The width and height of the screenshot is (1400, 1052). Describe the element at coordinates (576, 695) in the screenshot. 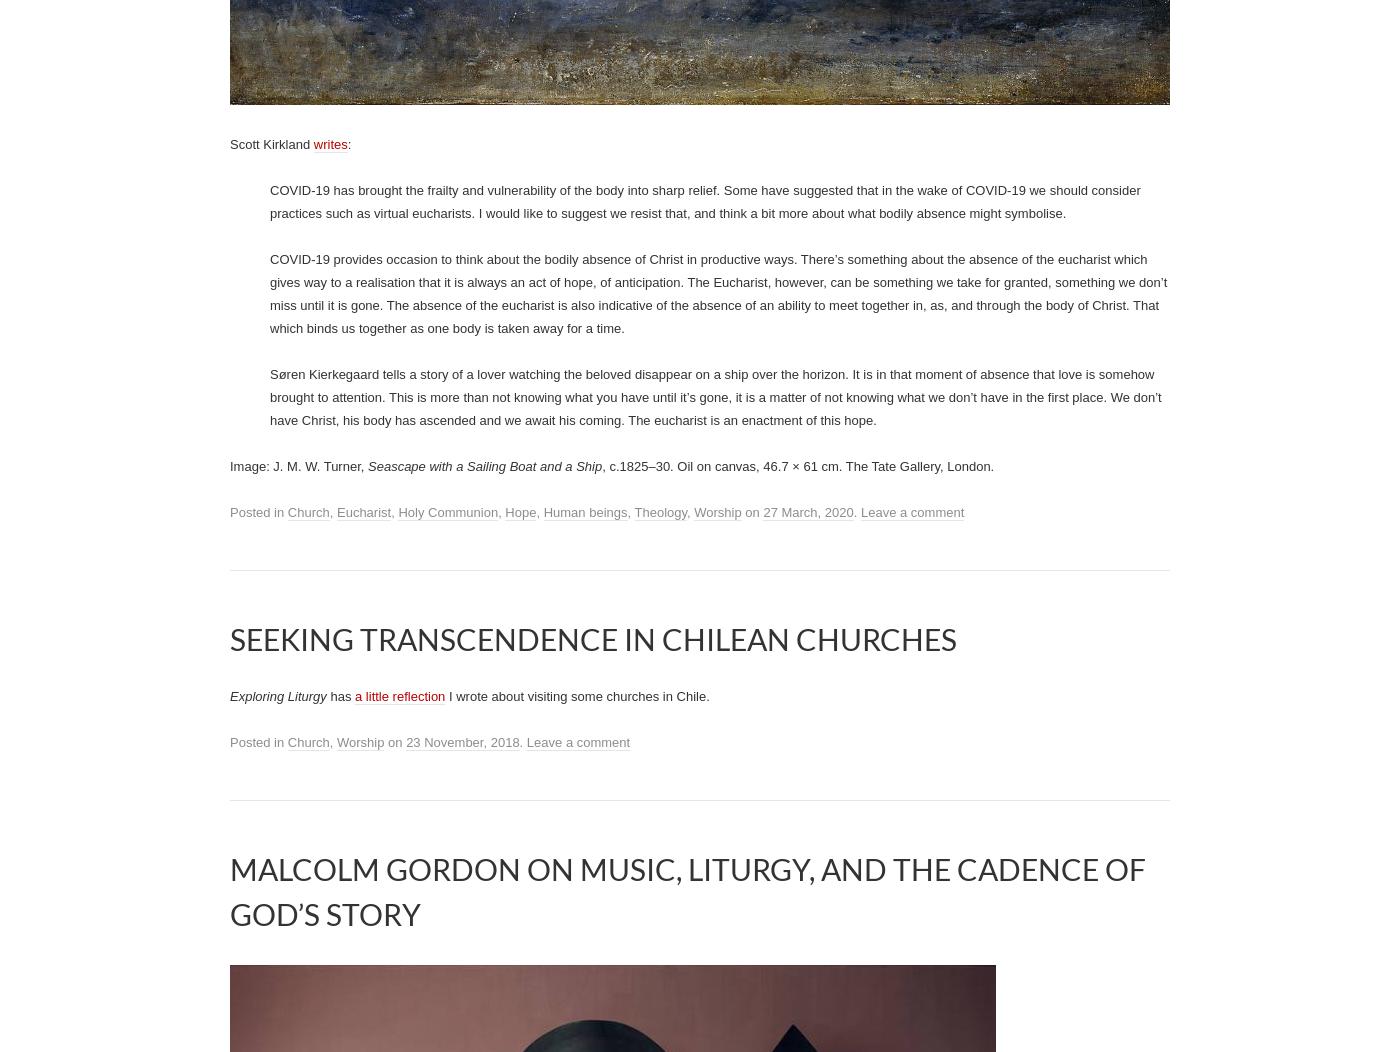

I see `'I wrote about visiting some churches in Chile.'` at that location.